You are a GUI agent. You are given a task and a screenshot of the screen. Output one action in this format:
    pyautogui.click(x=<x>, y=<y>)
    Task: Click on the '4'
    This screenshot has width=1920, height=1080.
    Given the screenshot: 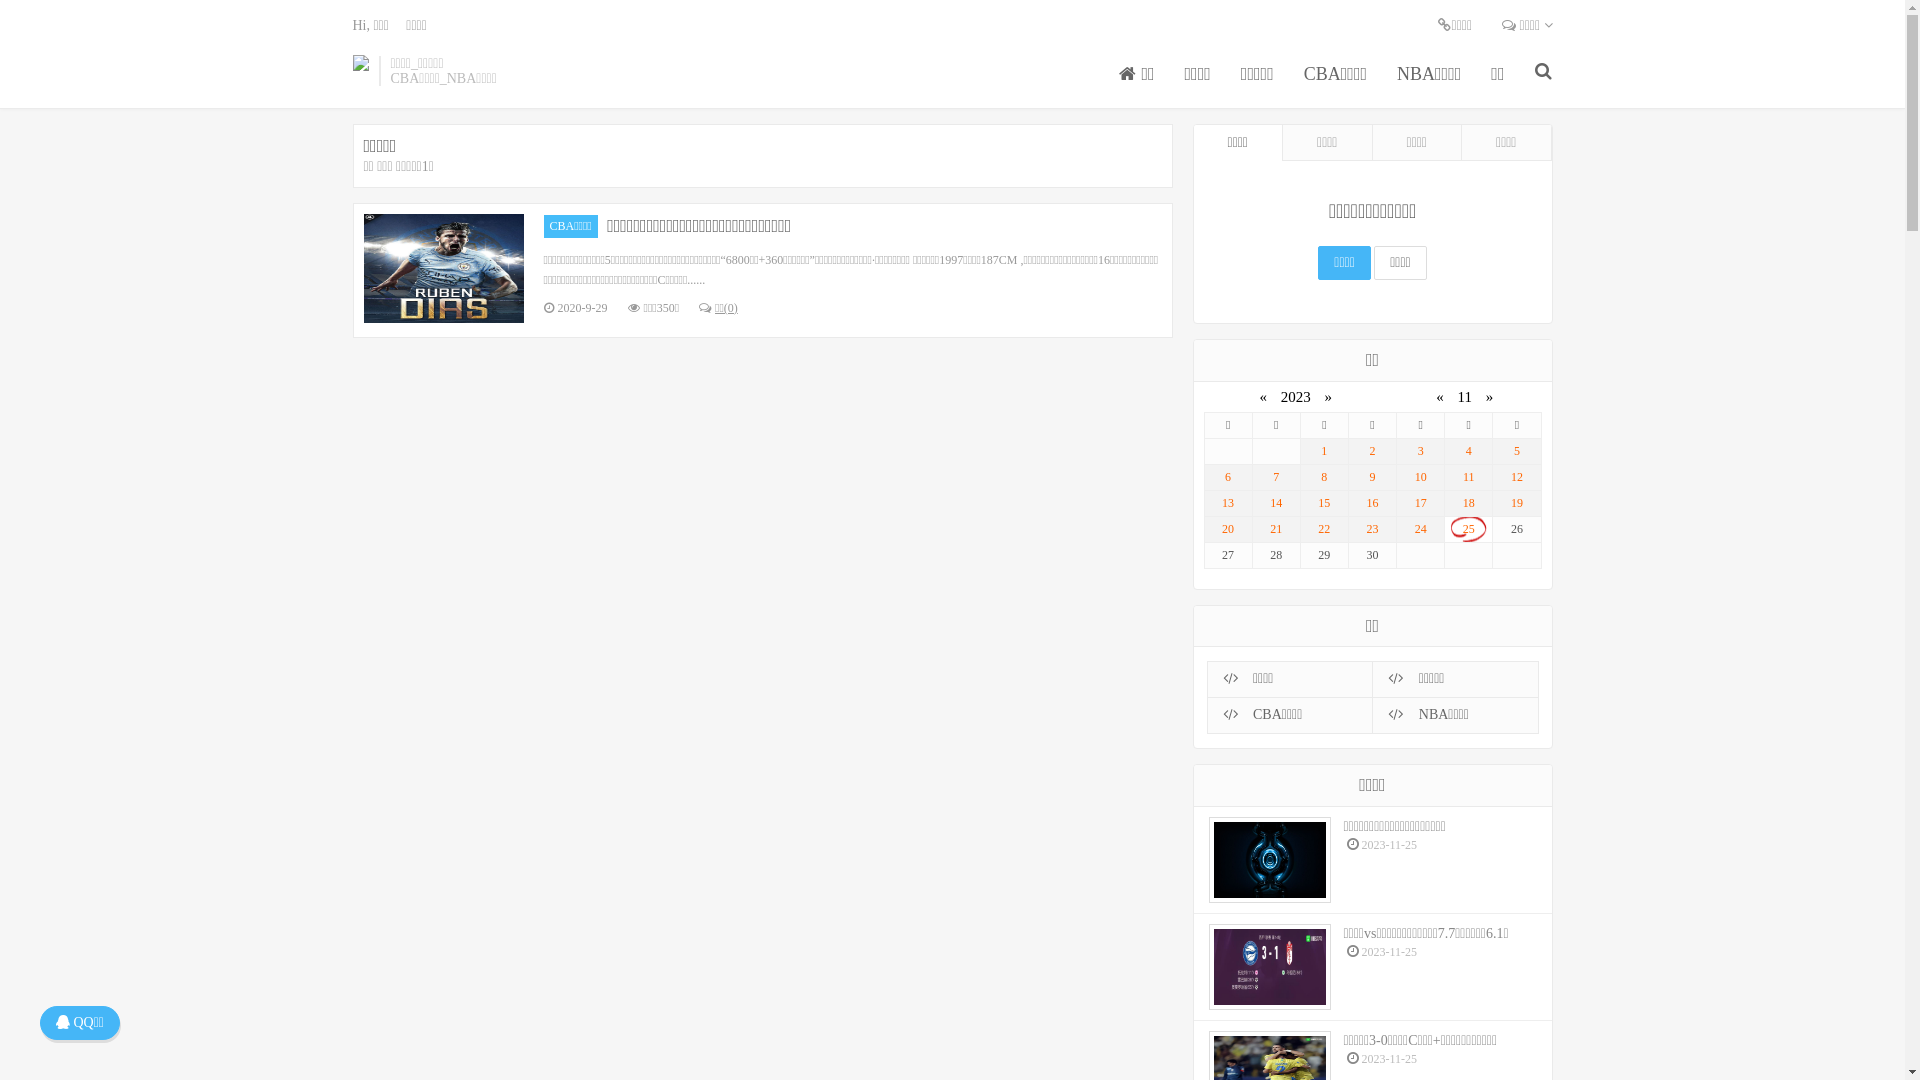 What is the action you would take?
    pyautogui.click(x=1468, y=451)
    